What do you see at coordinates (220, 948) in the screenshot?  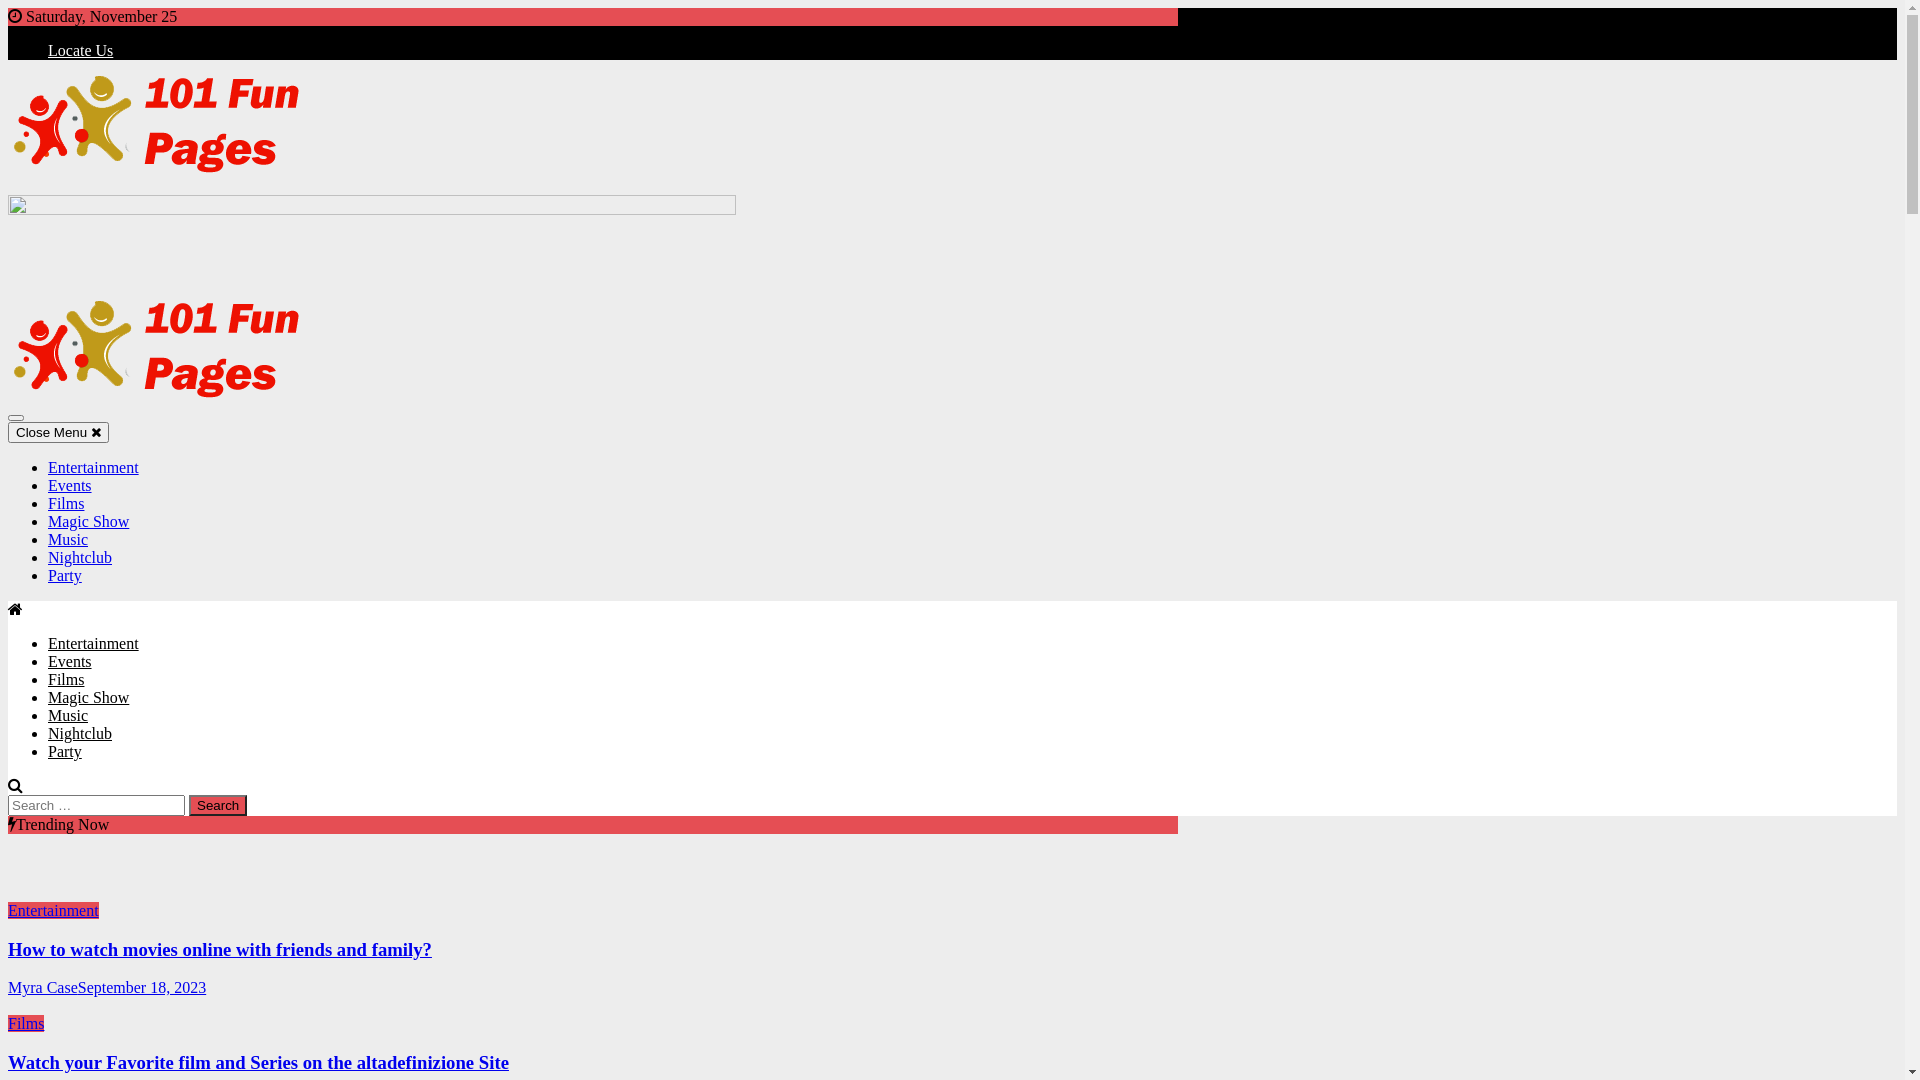 I see `'How to watch movies online with friends and family?'` at bounding box center [220, 948].